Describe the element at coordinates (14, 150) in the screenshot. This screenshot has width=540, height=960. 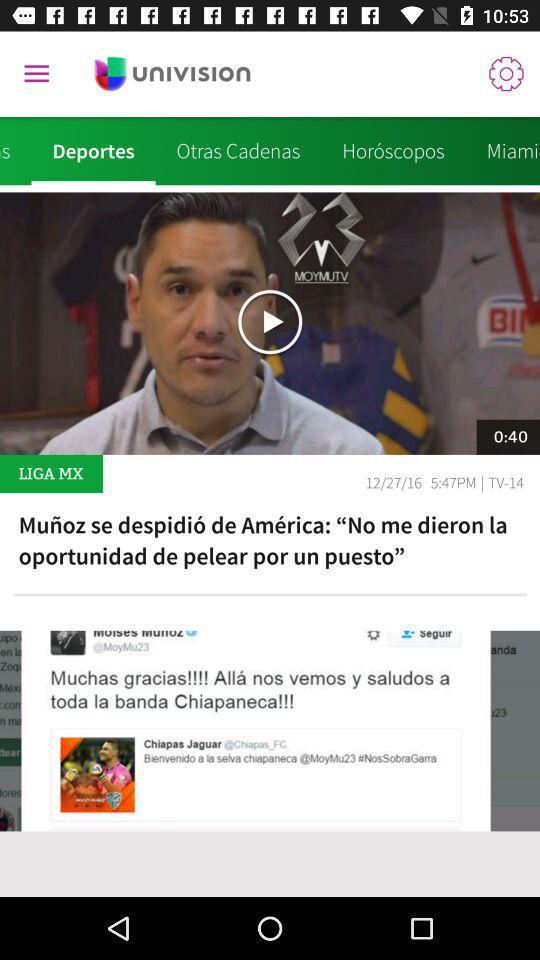
I see `icon next to the deportes` at that location.